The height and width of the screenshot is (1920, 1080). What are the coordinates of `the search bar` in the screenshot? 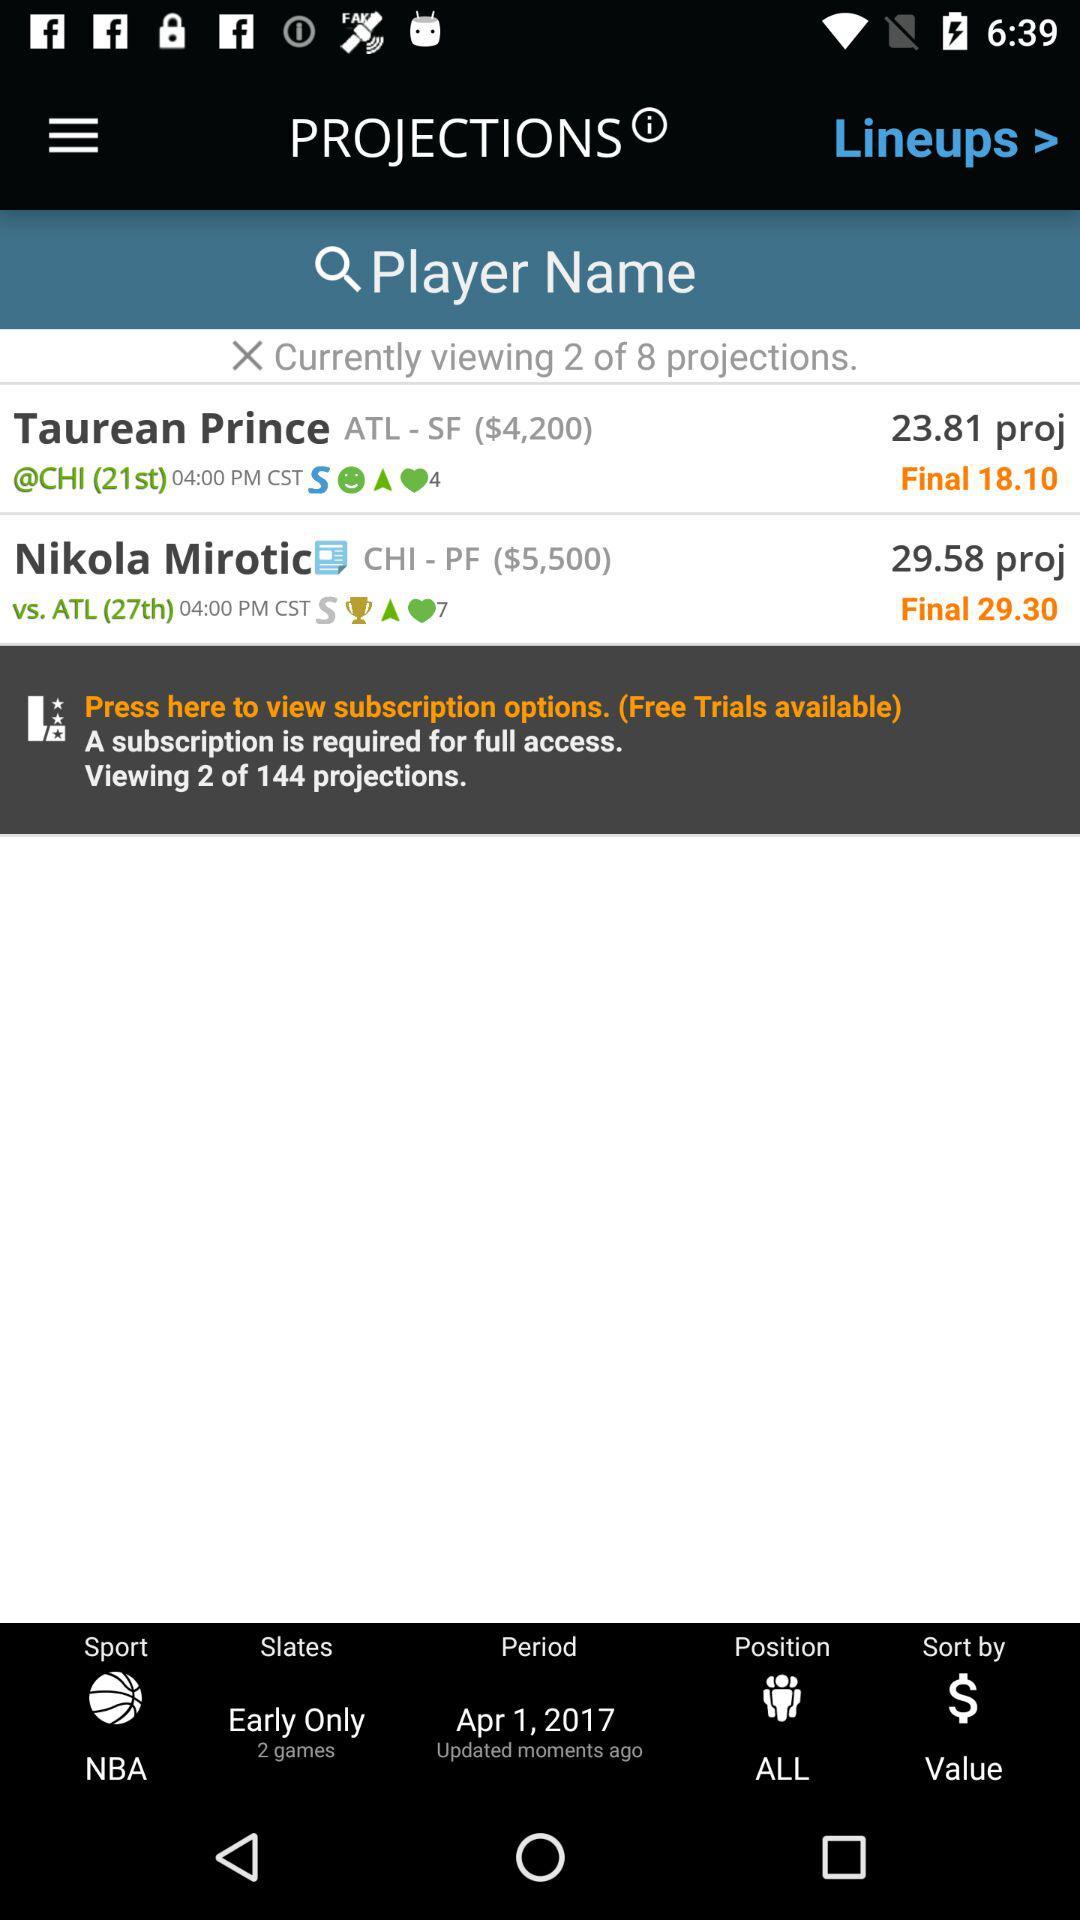 It's located at (500, 268).